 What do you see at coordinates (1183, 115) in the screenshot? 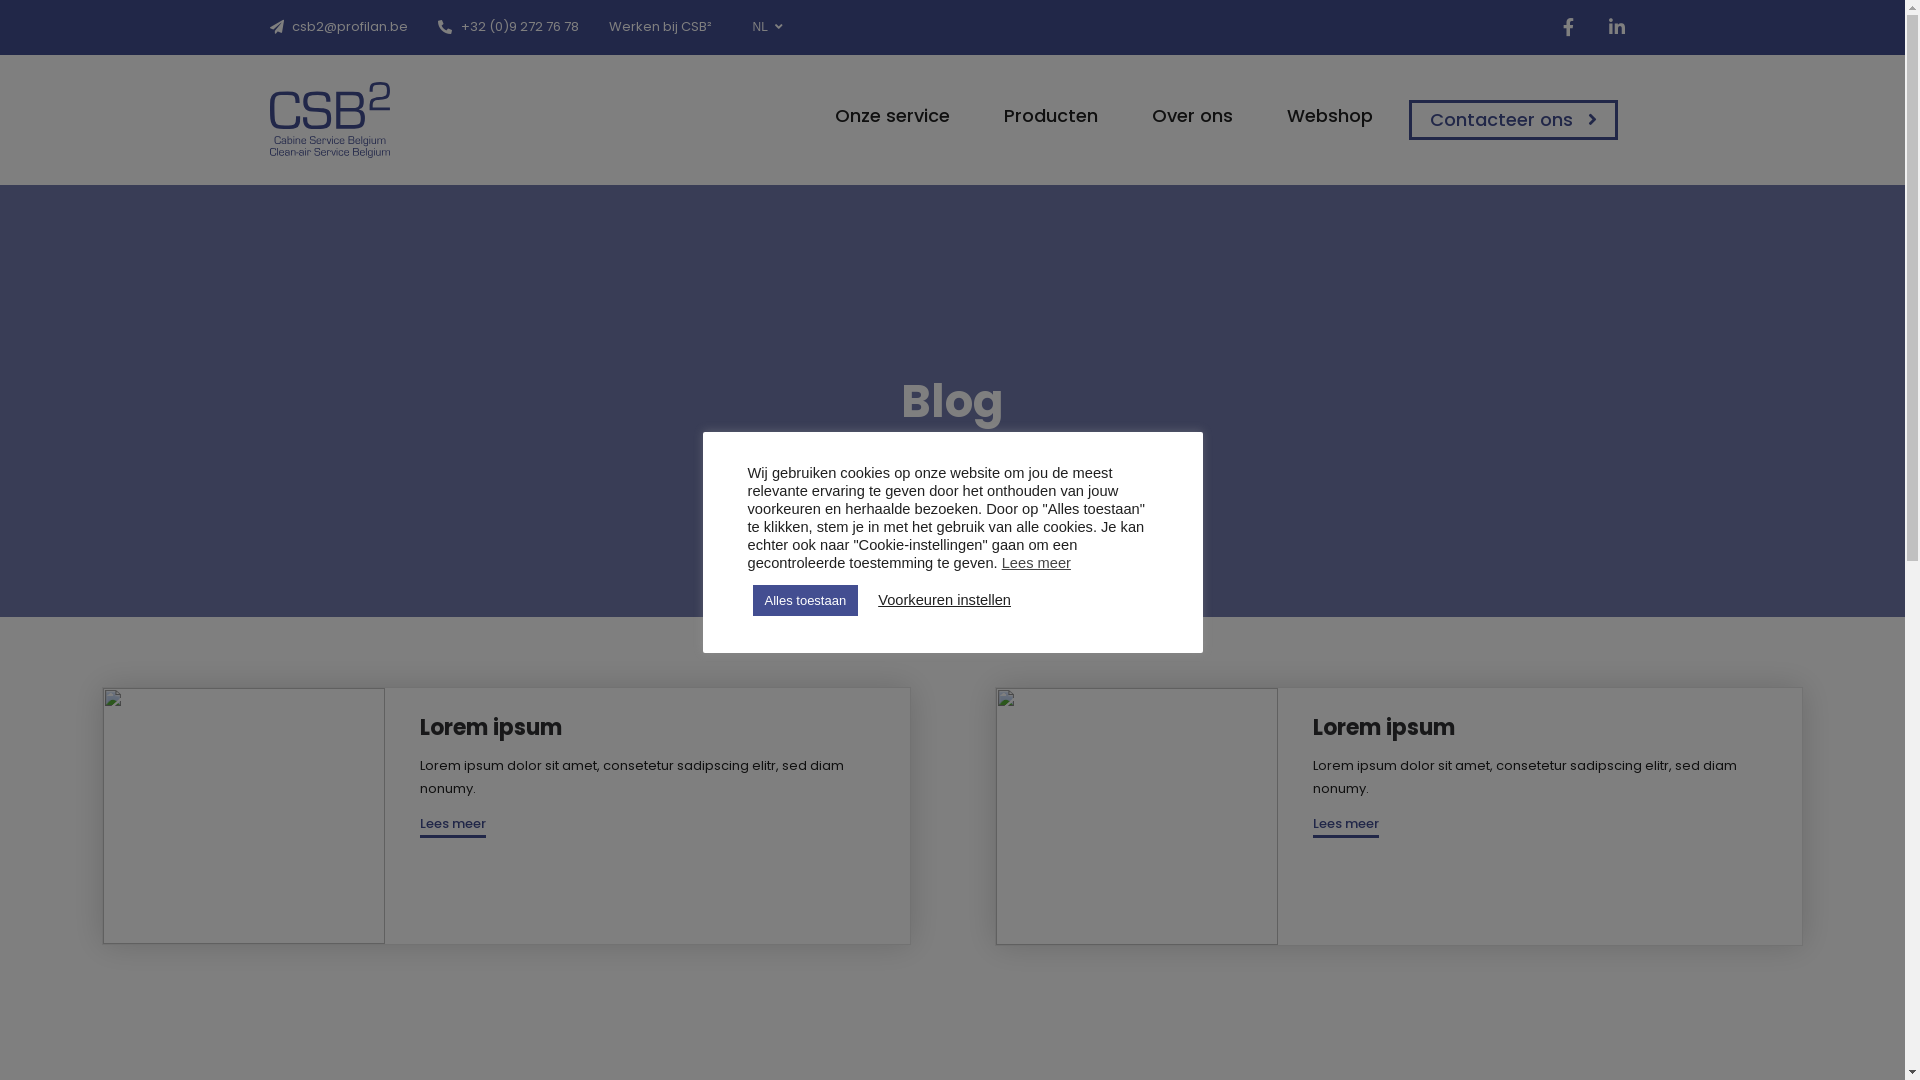
I see `'Over ons'` at bounding box center [1183, 115].